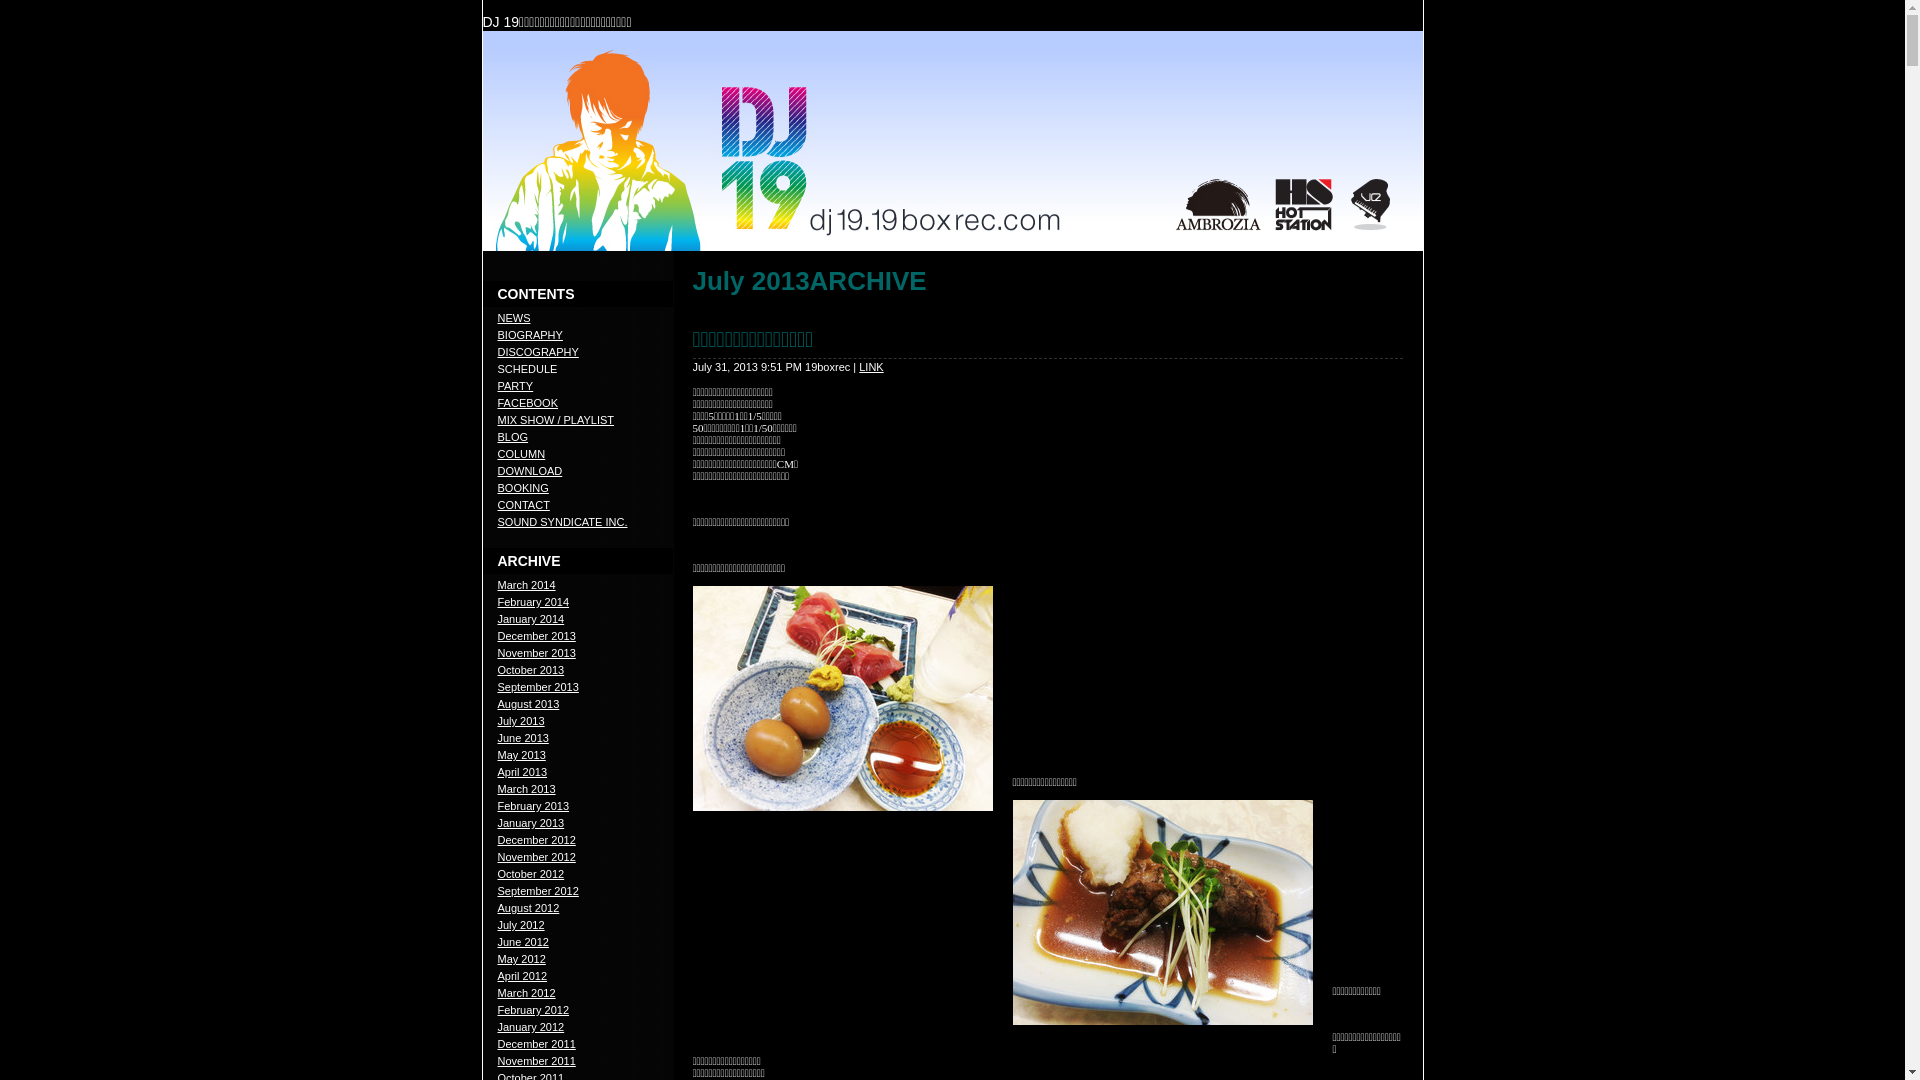 The image size is (1920, 1080). I want to click on 'DISCOGRAPHY', so click(538, 350).